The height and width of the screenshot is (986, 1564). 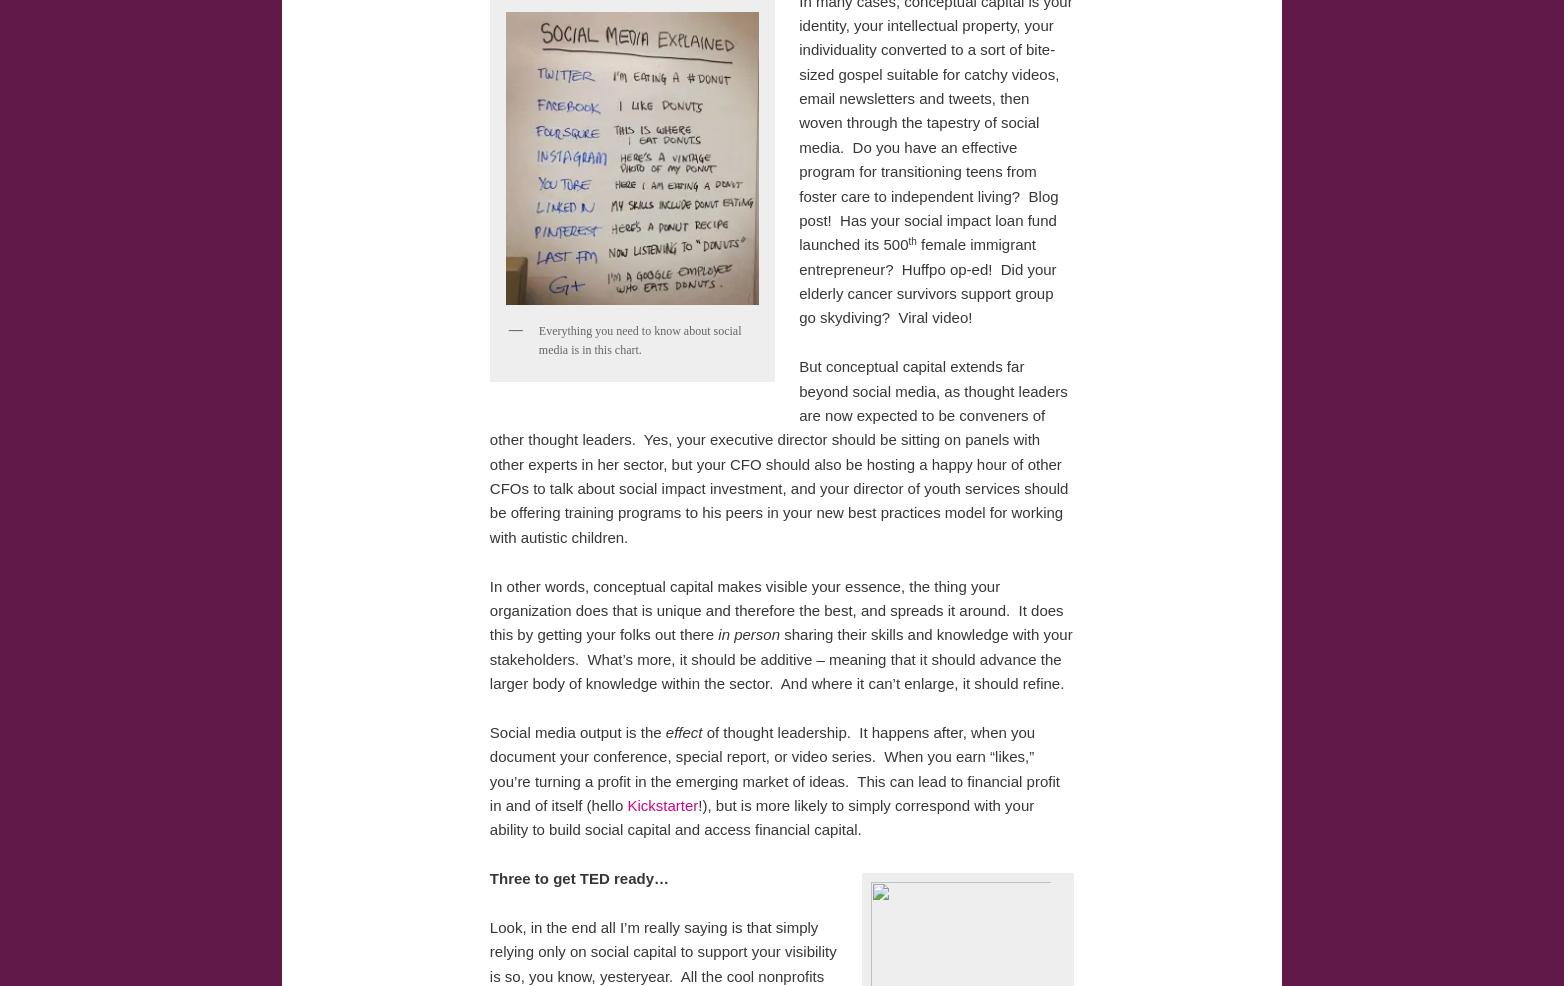 What do you see at coordinates (760, 816) in the screenshot?
I see `'!), but is more likely to simply correspond with your ability to build social capital and access financial capital.'` at bounding box center [760, 816].